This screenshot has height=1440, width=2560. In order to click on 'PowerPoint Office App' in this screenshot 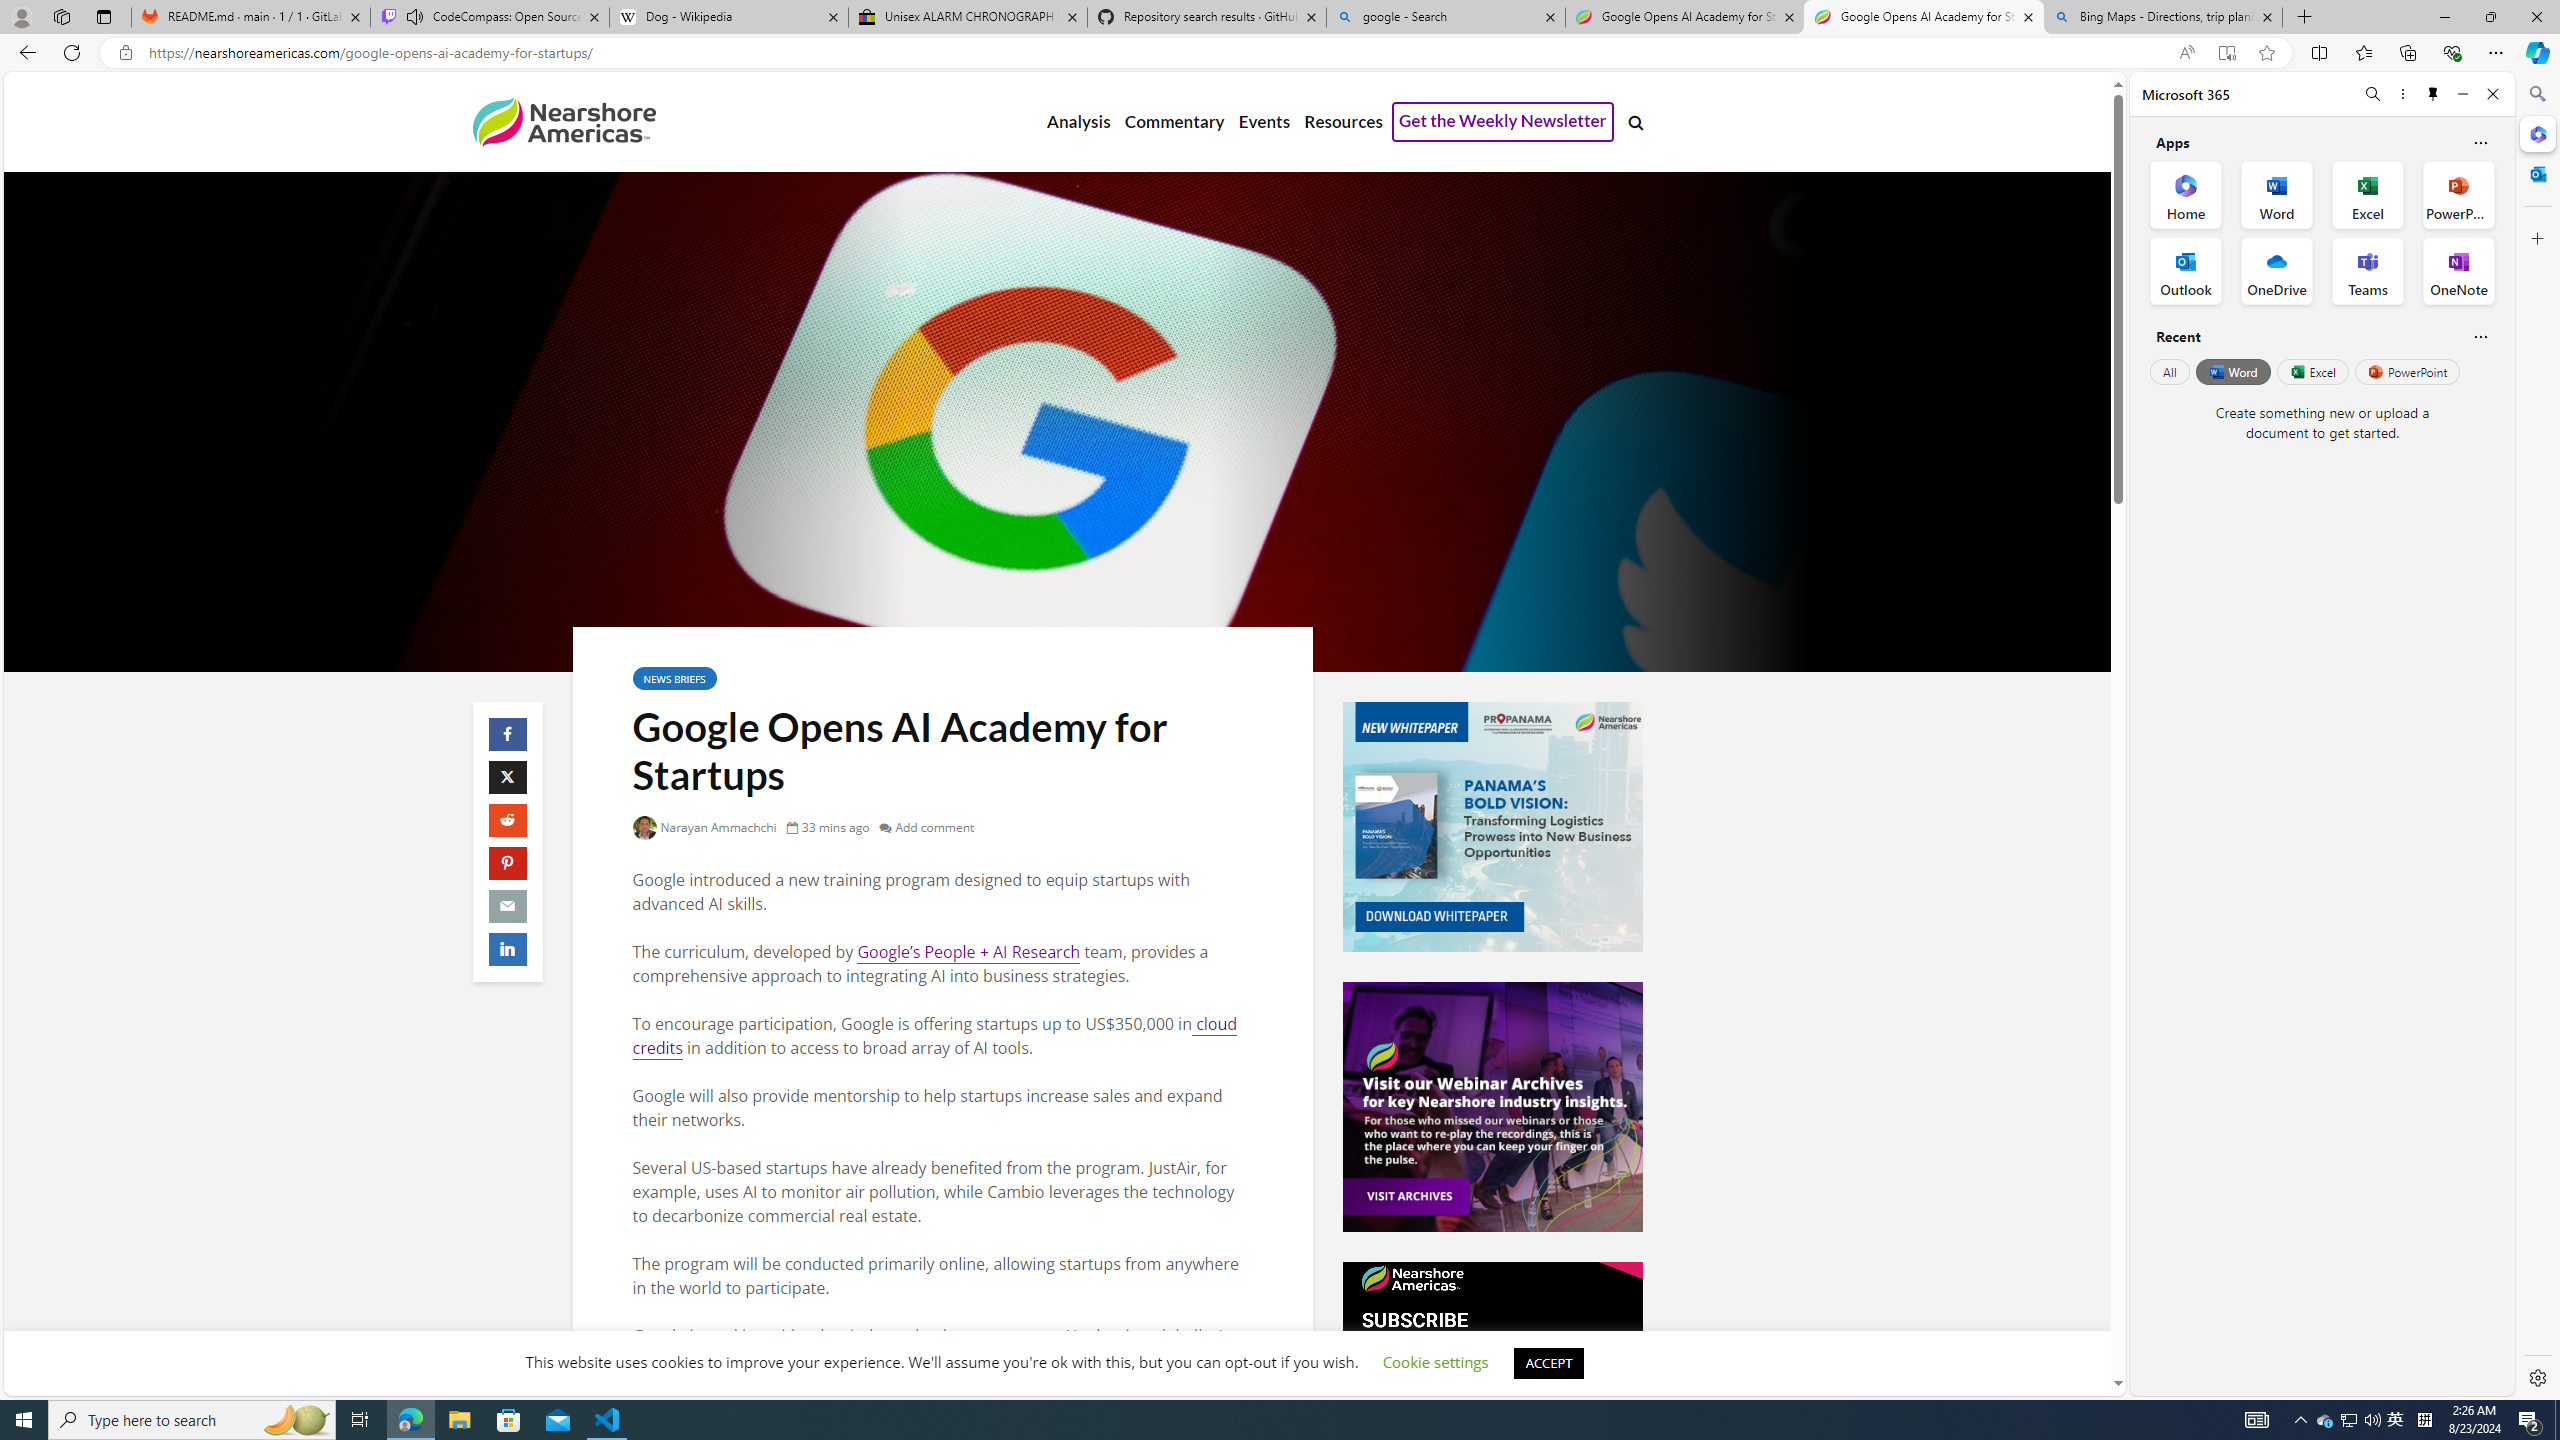, I will do `click(2458, 195)`.